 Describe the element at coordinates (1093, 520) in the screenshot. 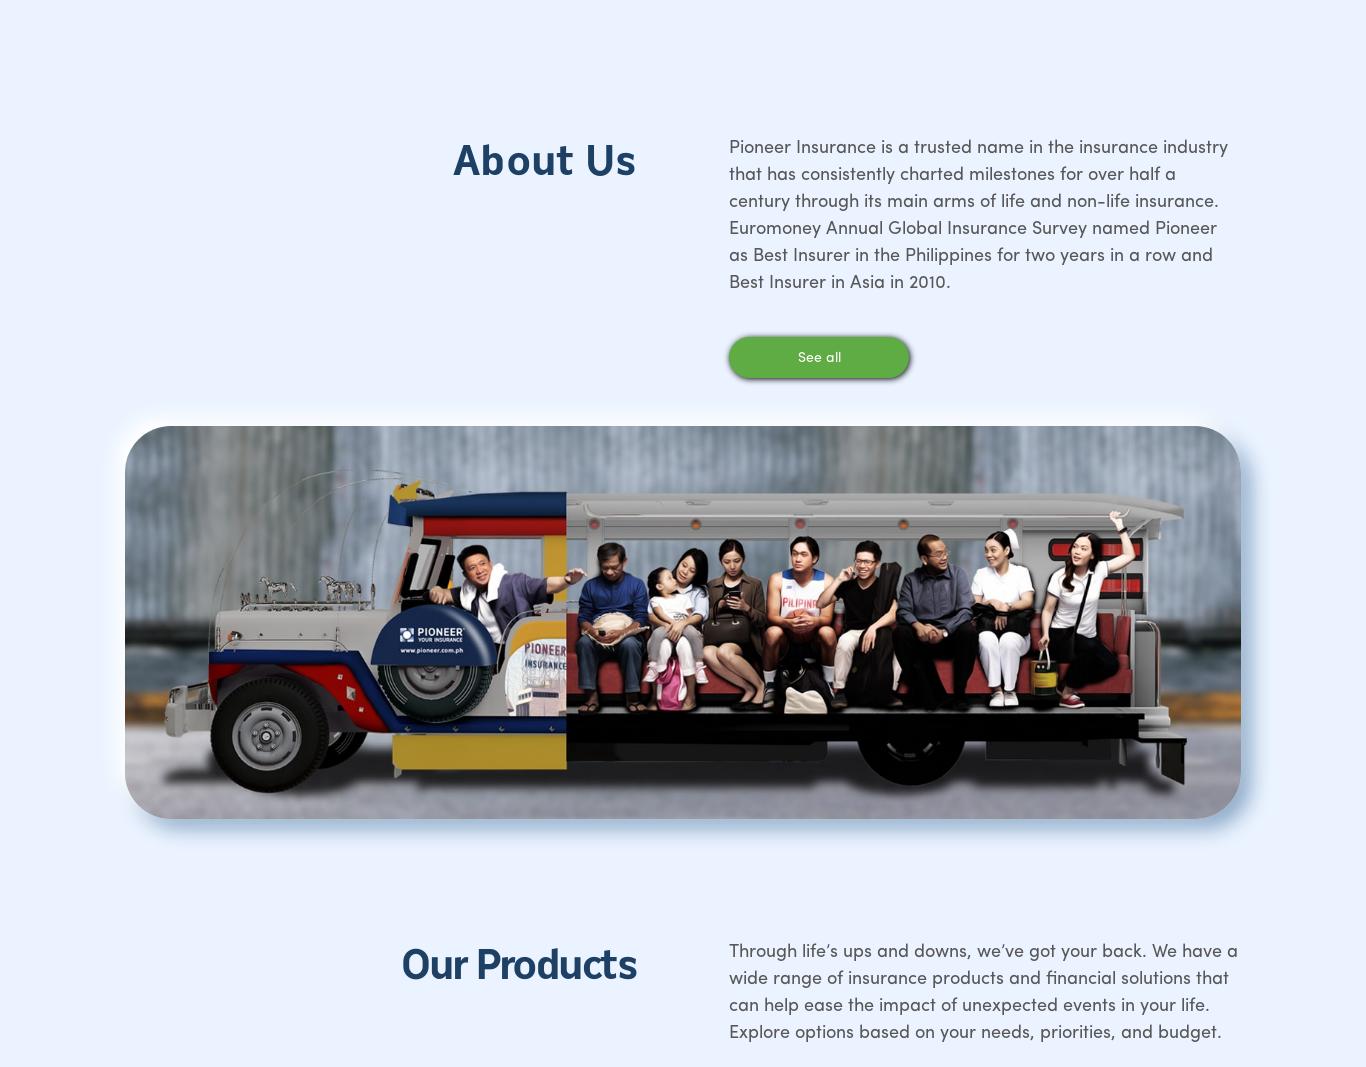

I see `'Instagram'` at that location.